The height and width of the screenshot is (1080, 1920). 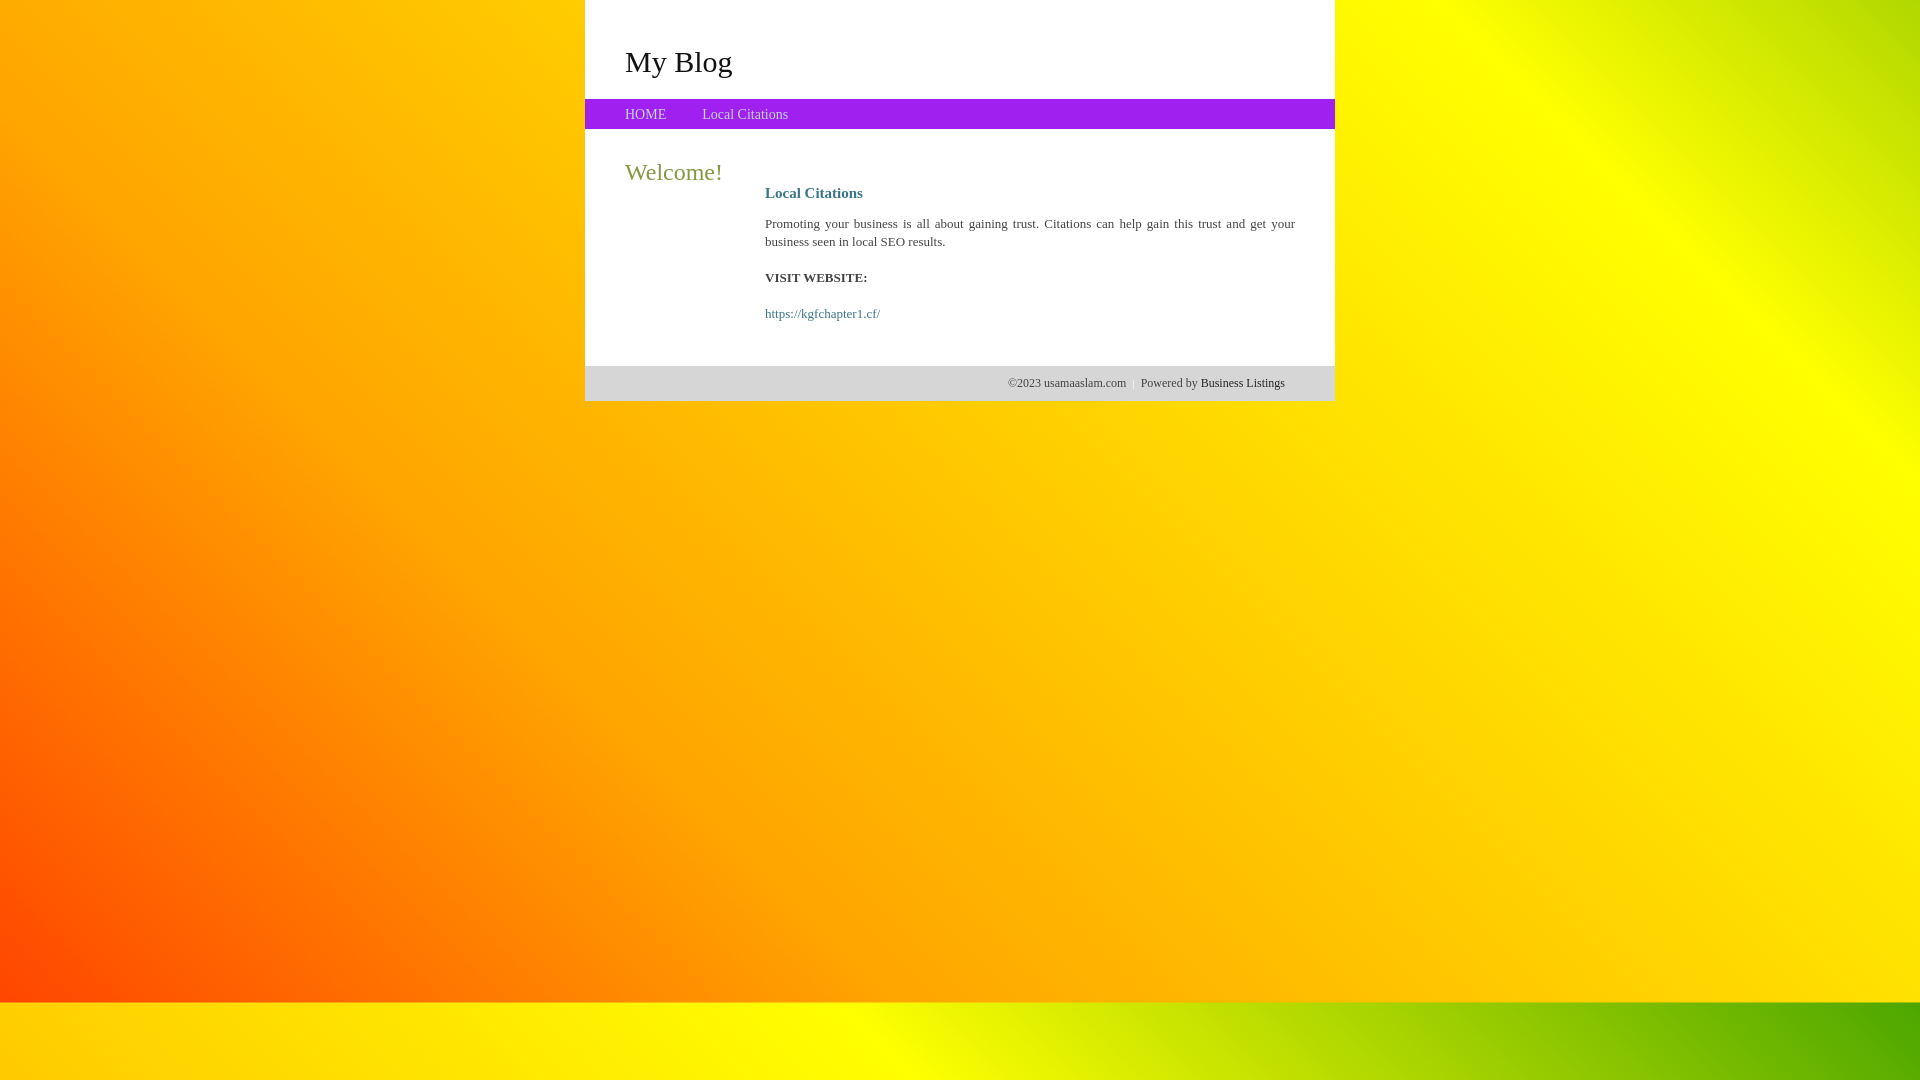 What do you see at coordinates (701, 114) in the screenshot?
I see `'Local Citations'` at bounding box center [701, 114].